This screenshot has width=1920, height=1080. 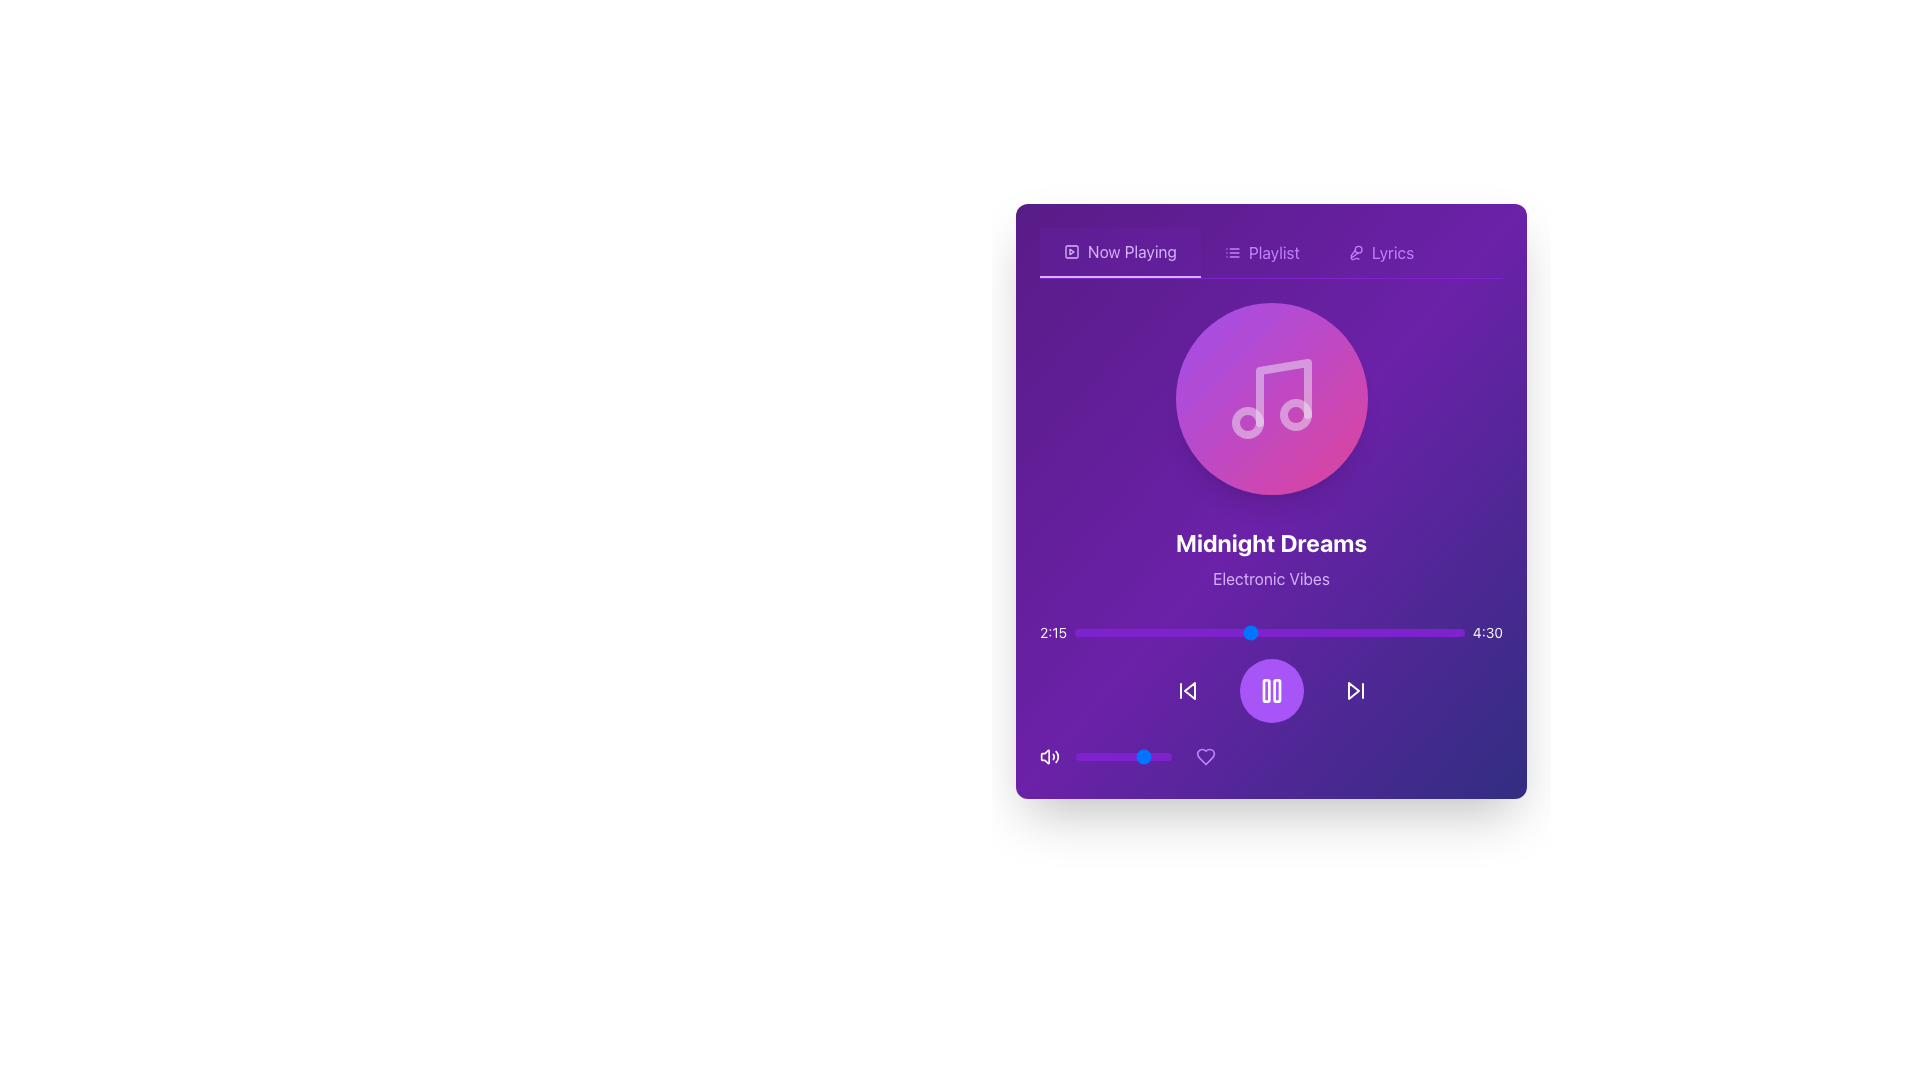 What do you see at coordinates (1214, 632) in the screenshot?
I see `the slider` at bounding box center [1214, 632].